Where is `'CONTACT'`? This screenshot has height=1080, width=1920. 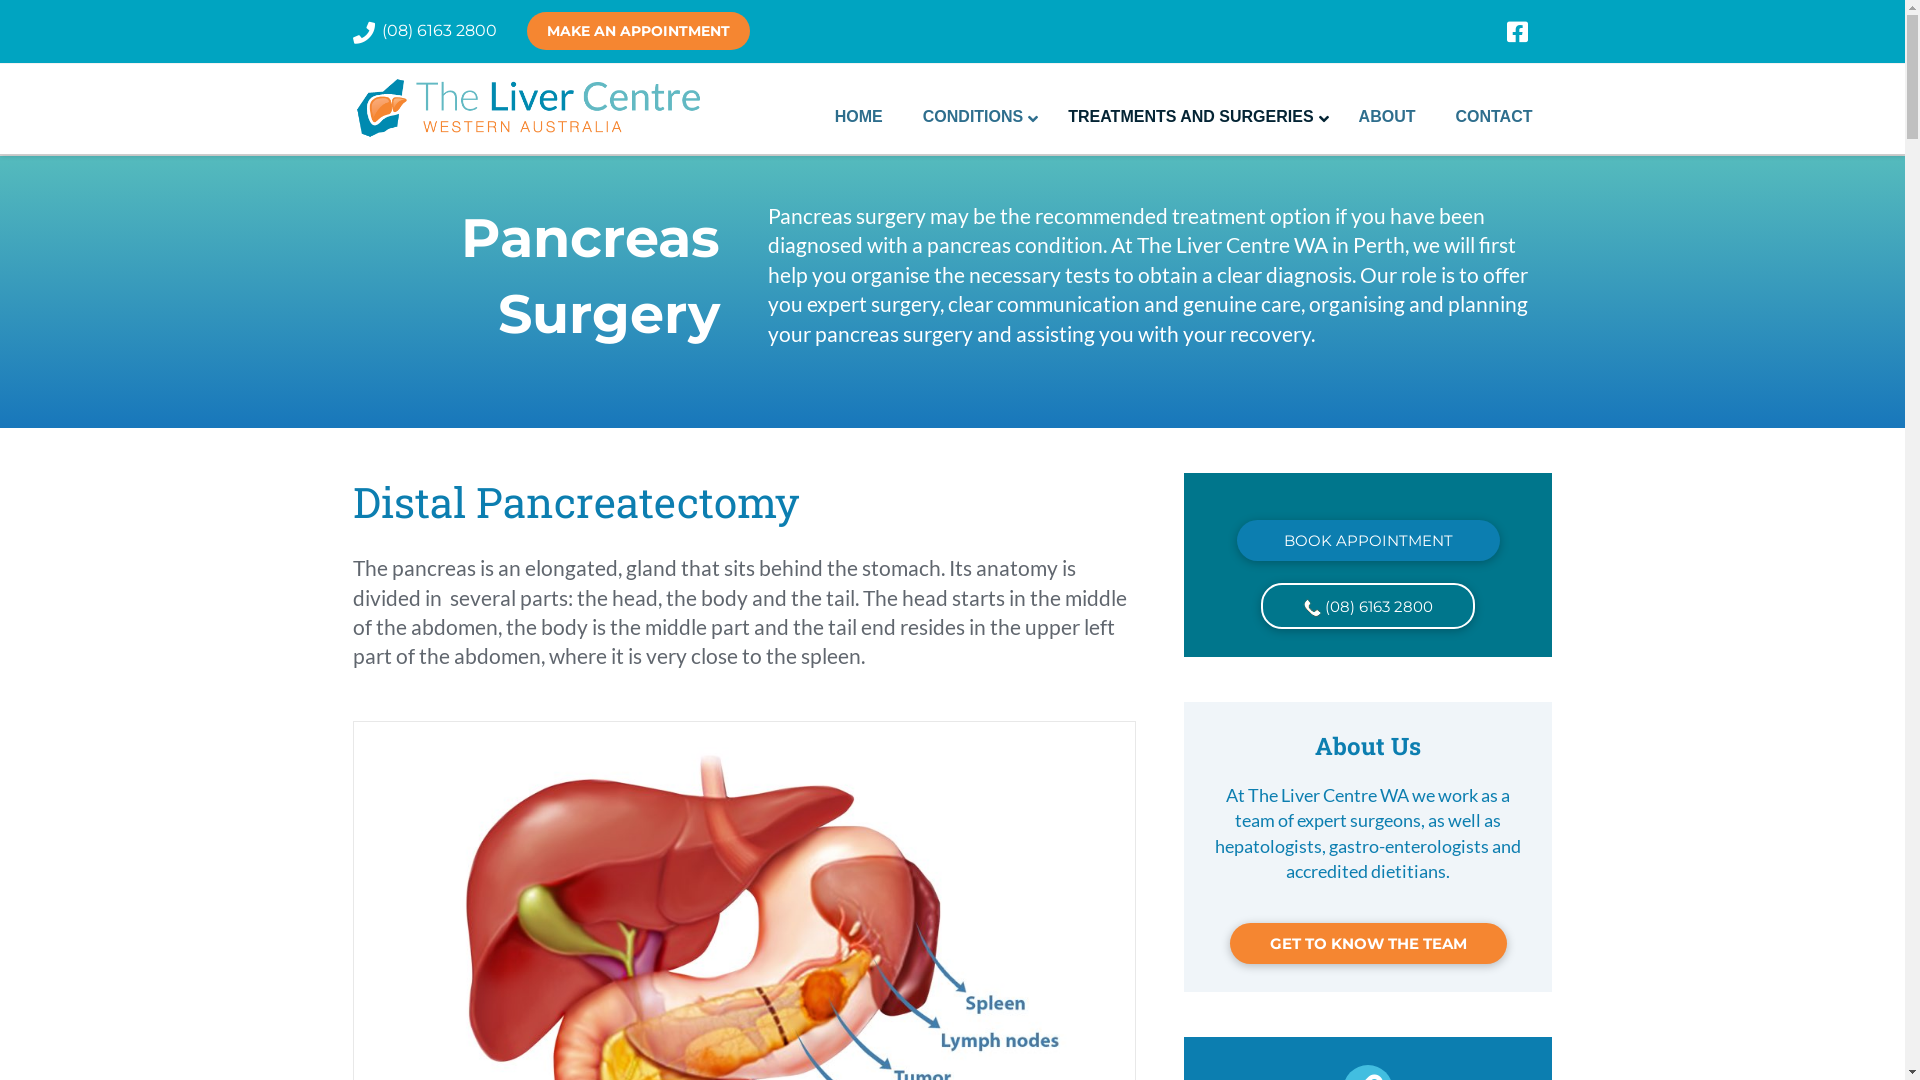
'CONTACT' is located at coordinates (1493, 116).